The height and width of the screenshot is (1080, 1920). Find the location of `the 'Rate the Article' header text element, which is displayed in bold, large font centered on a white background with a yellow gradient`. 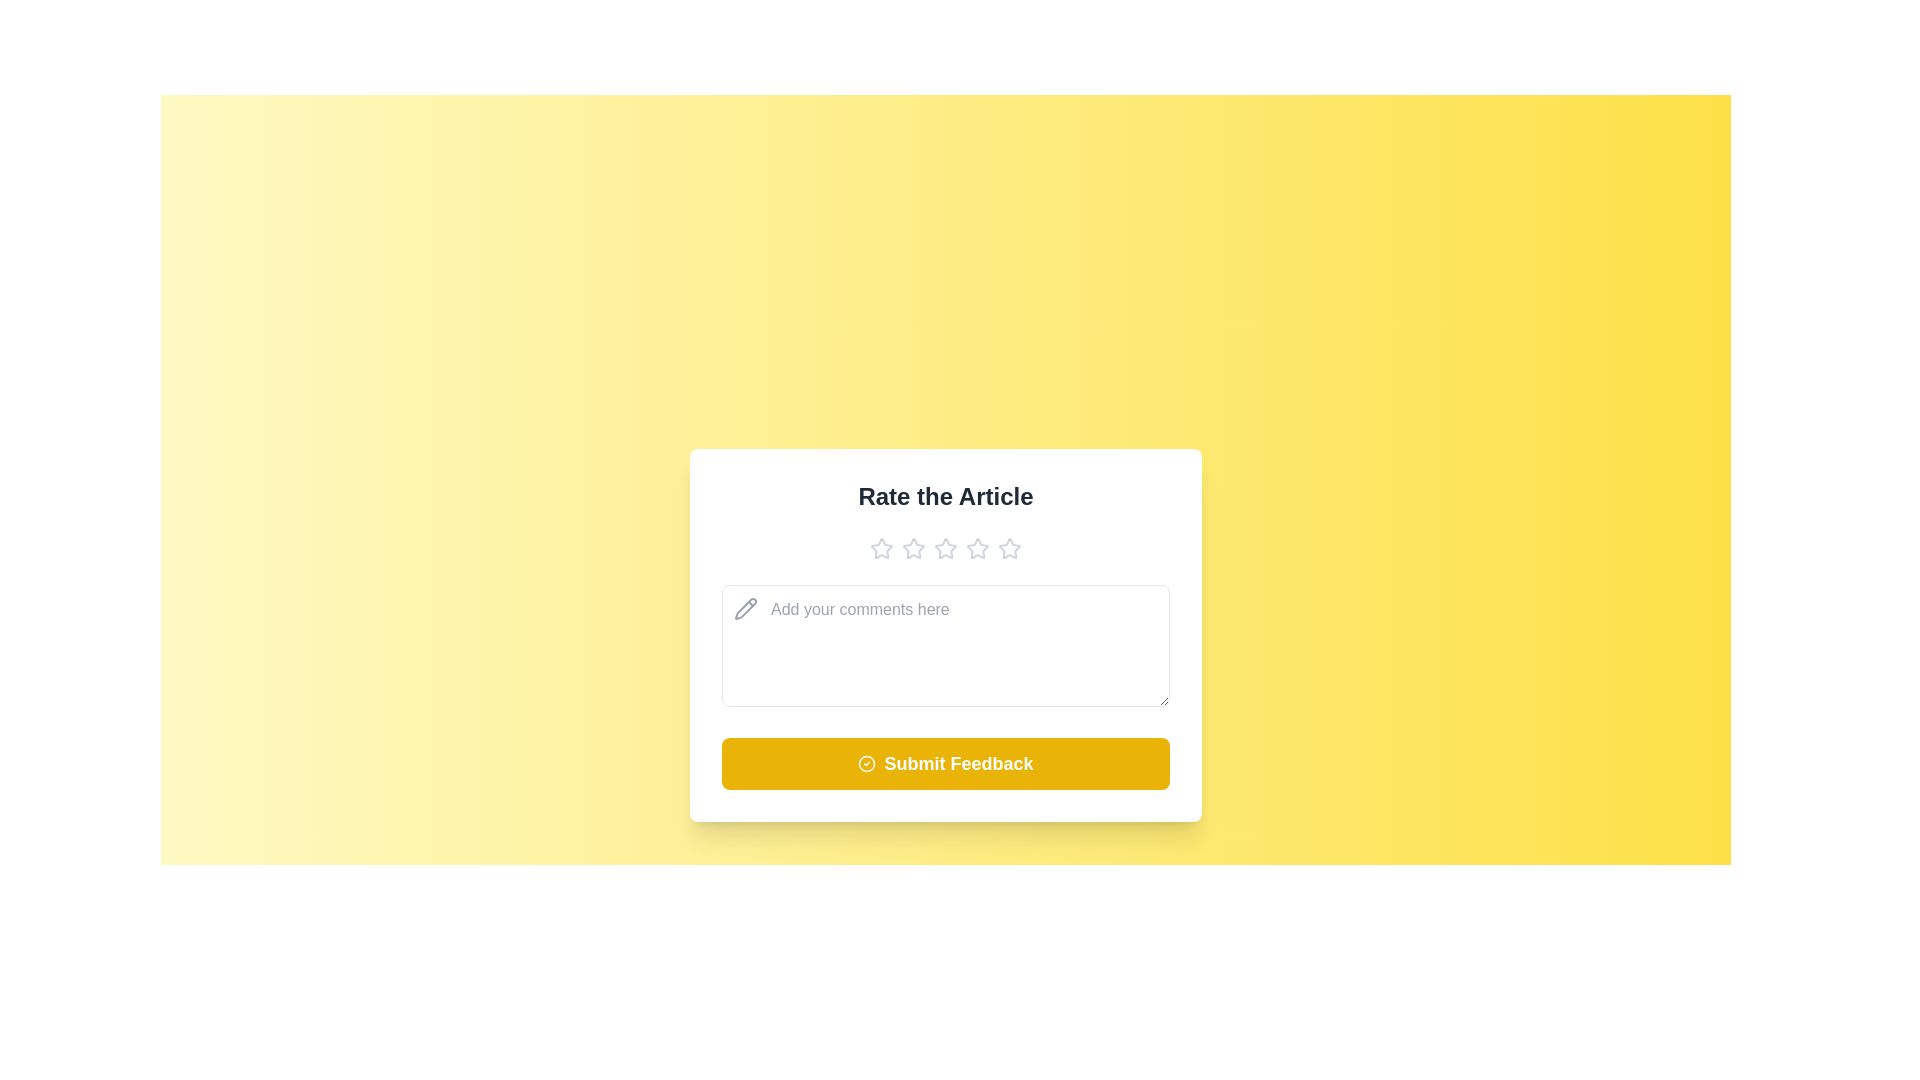

the 'Rate the Article' header text element, which is displayed in bold, large font centered on a white background with a yellow gradient is located at coordinates (944, 495).